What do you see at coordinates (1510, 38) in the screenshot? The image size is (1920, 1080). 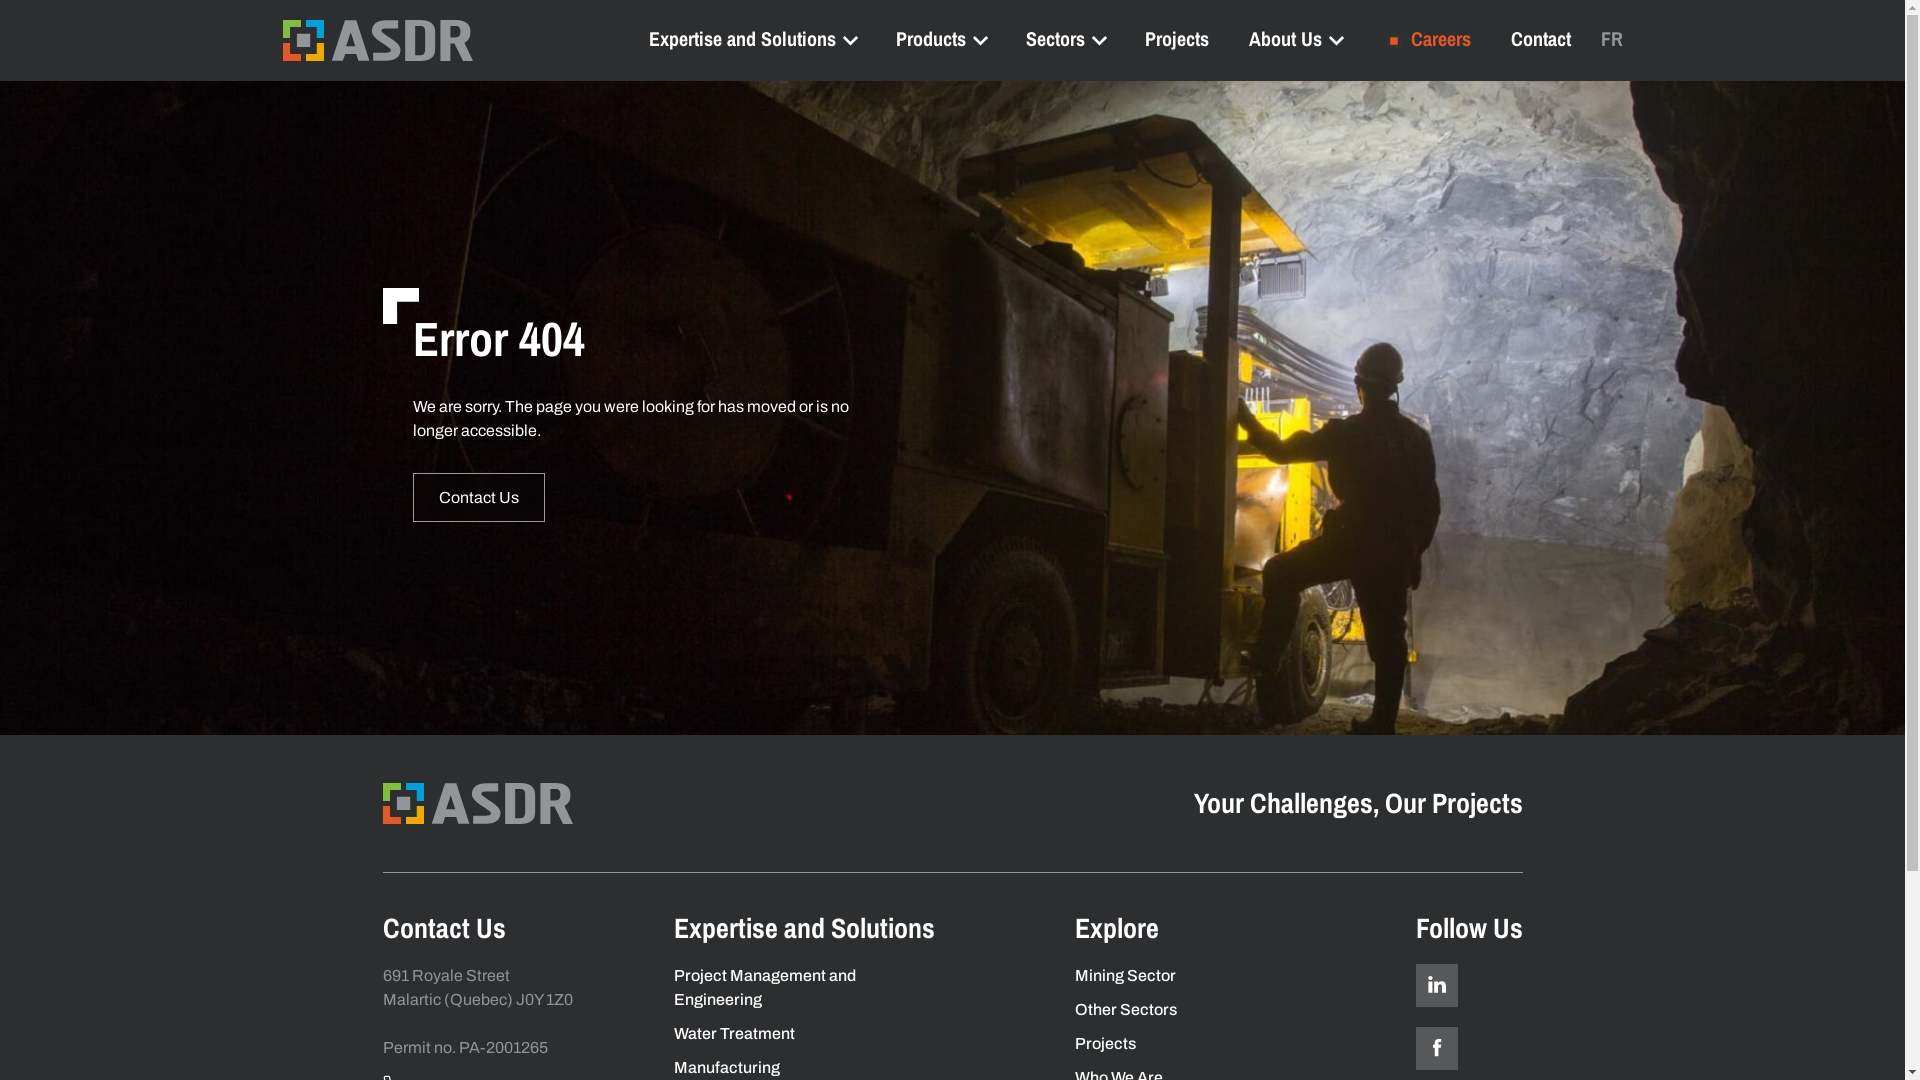 I see `'Contact'` at bounding box center [1510, 38].